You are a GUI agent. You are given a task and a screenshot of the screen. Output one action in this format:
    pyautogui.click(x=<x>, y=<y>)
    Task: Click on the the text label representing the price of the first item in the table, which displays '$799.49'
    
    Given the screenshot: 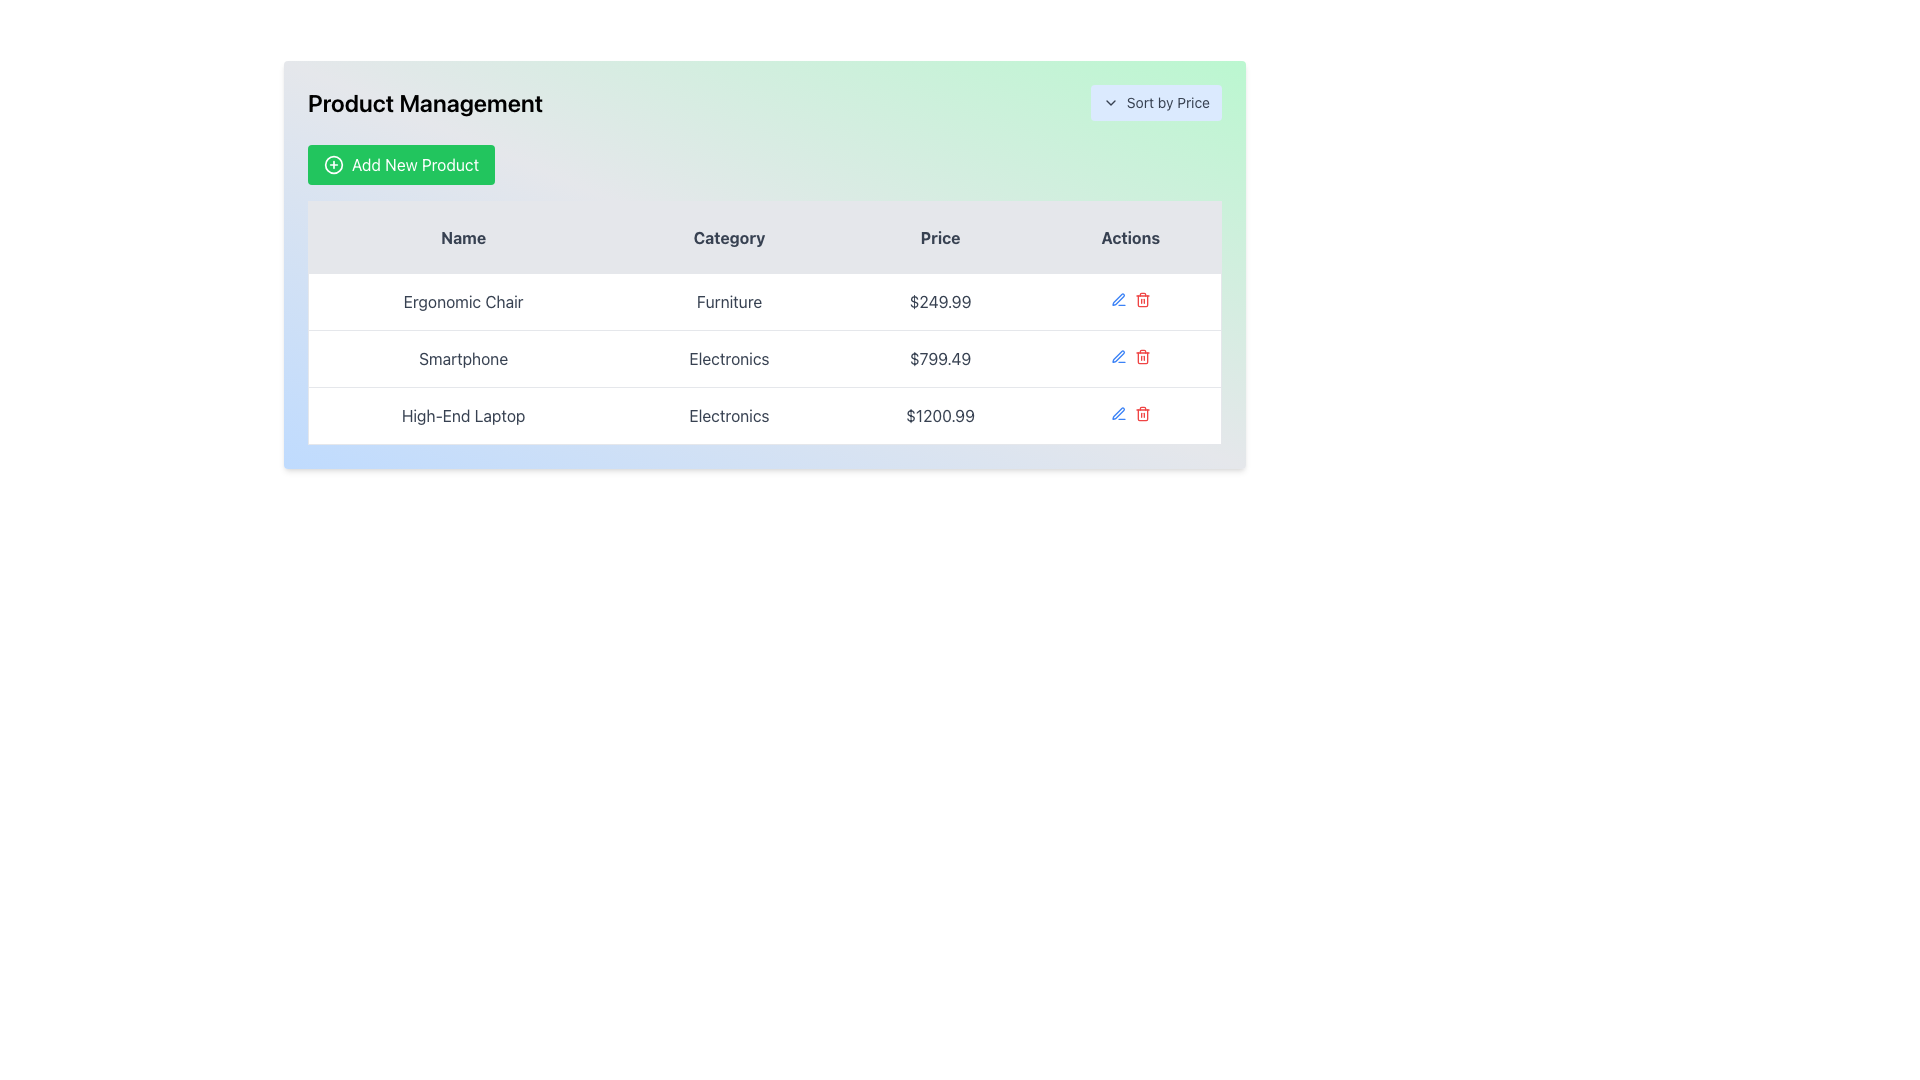 What is the action you would take?
    pyautogui.click(x=939, y=302)
    